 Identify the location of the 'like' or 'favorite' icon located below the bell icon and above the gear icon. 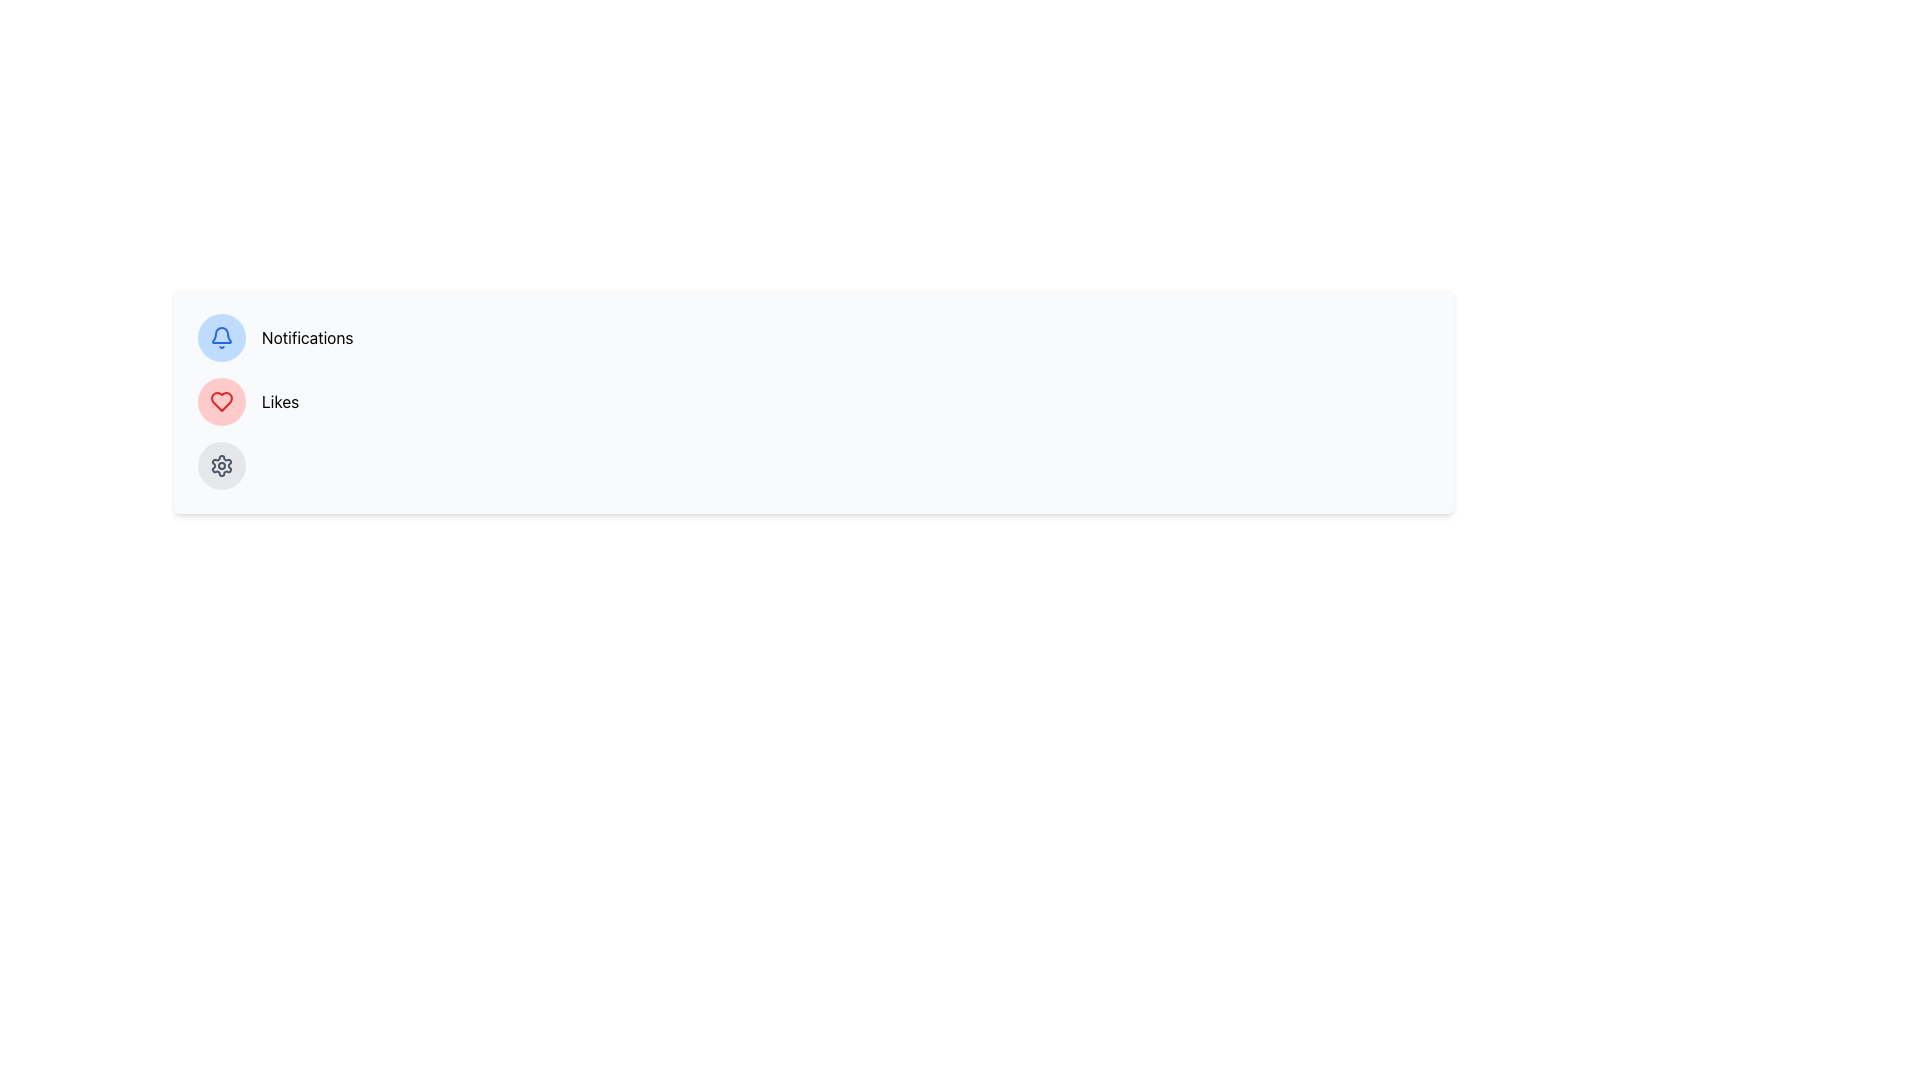
(221, 401).